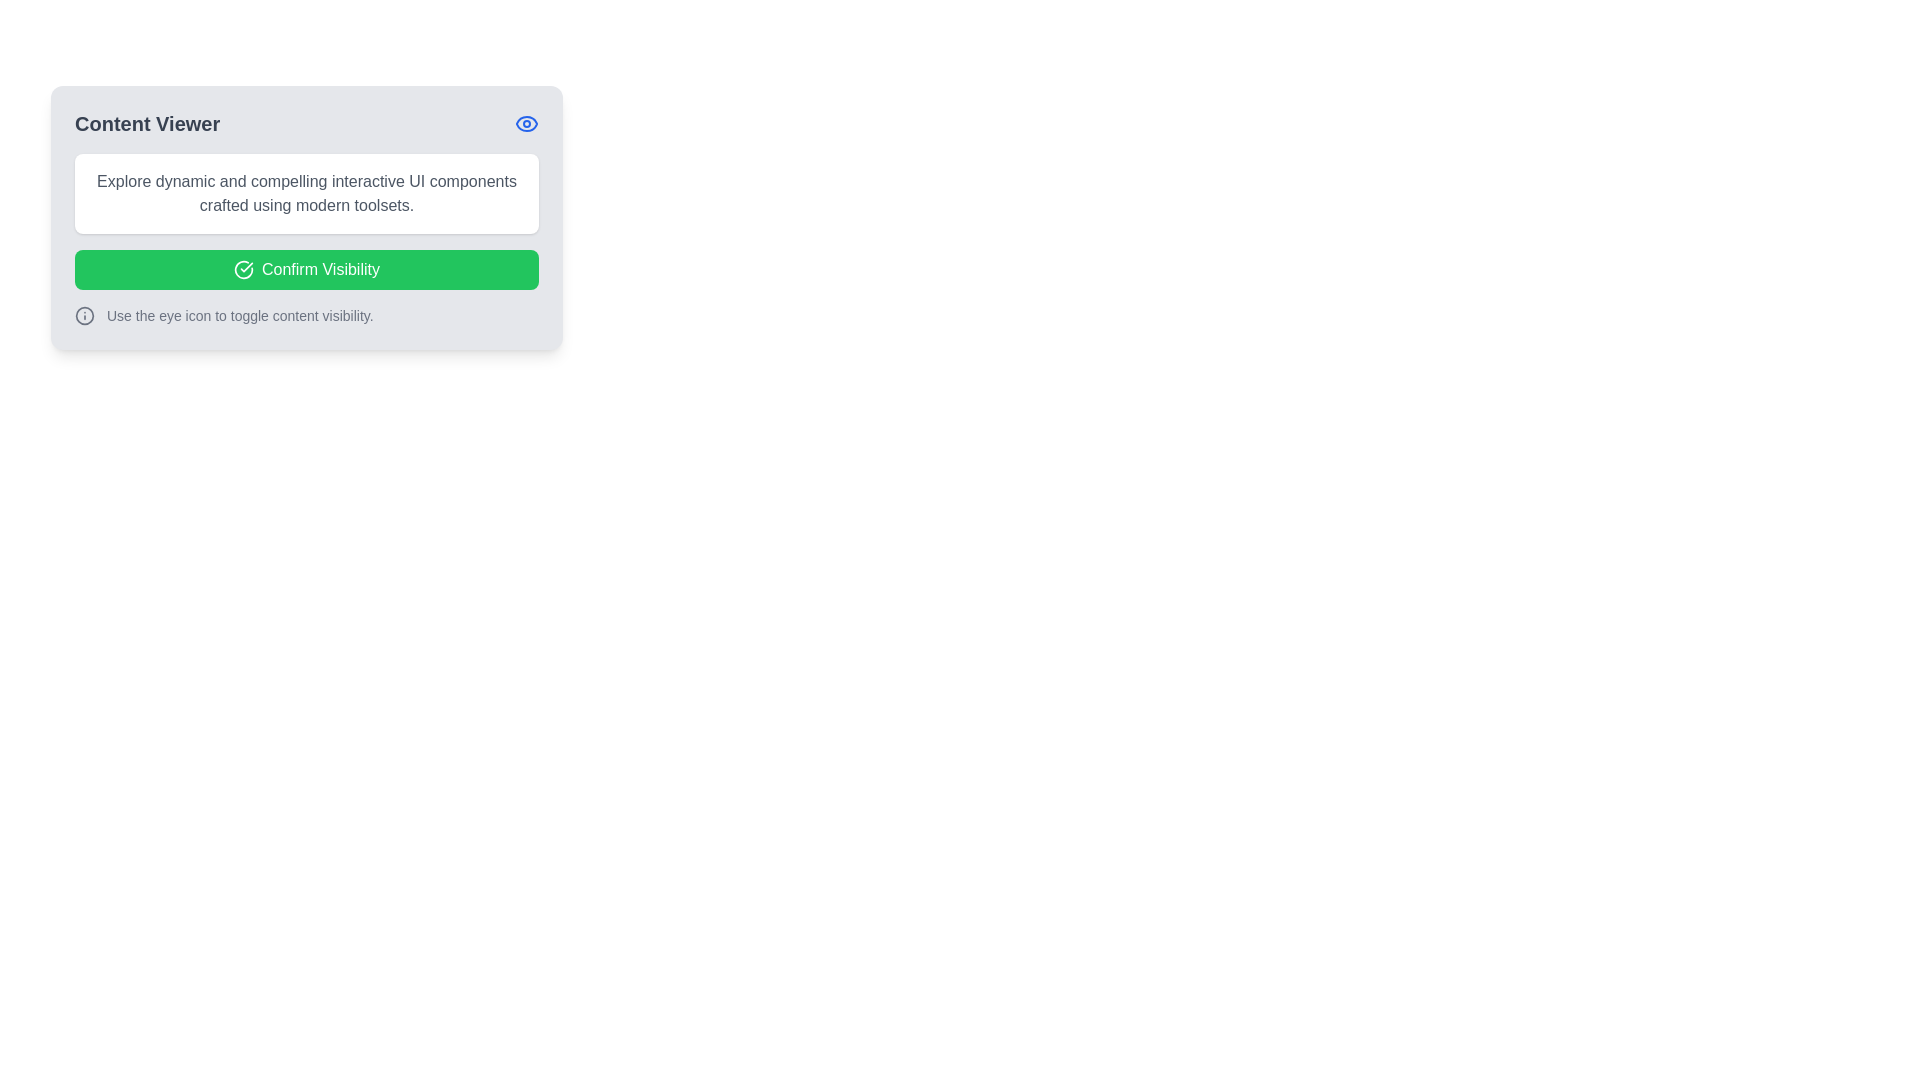  What do you see at coordinates (84, 315) in the screenshot?
I see `the SVG graphic icon located at the bottom left of the text description 'Use the eye icon to toggle content visibility.'` at bounding box center [84, 315].